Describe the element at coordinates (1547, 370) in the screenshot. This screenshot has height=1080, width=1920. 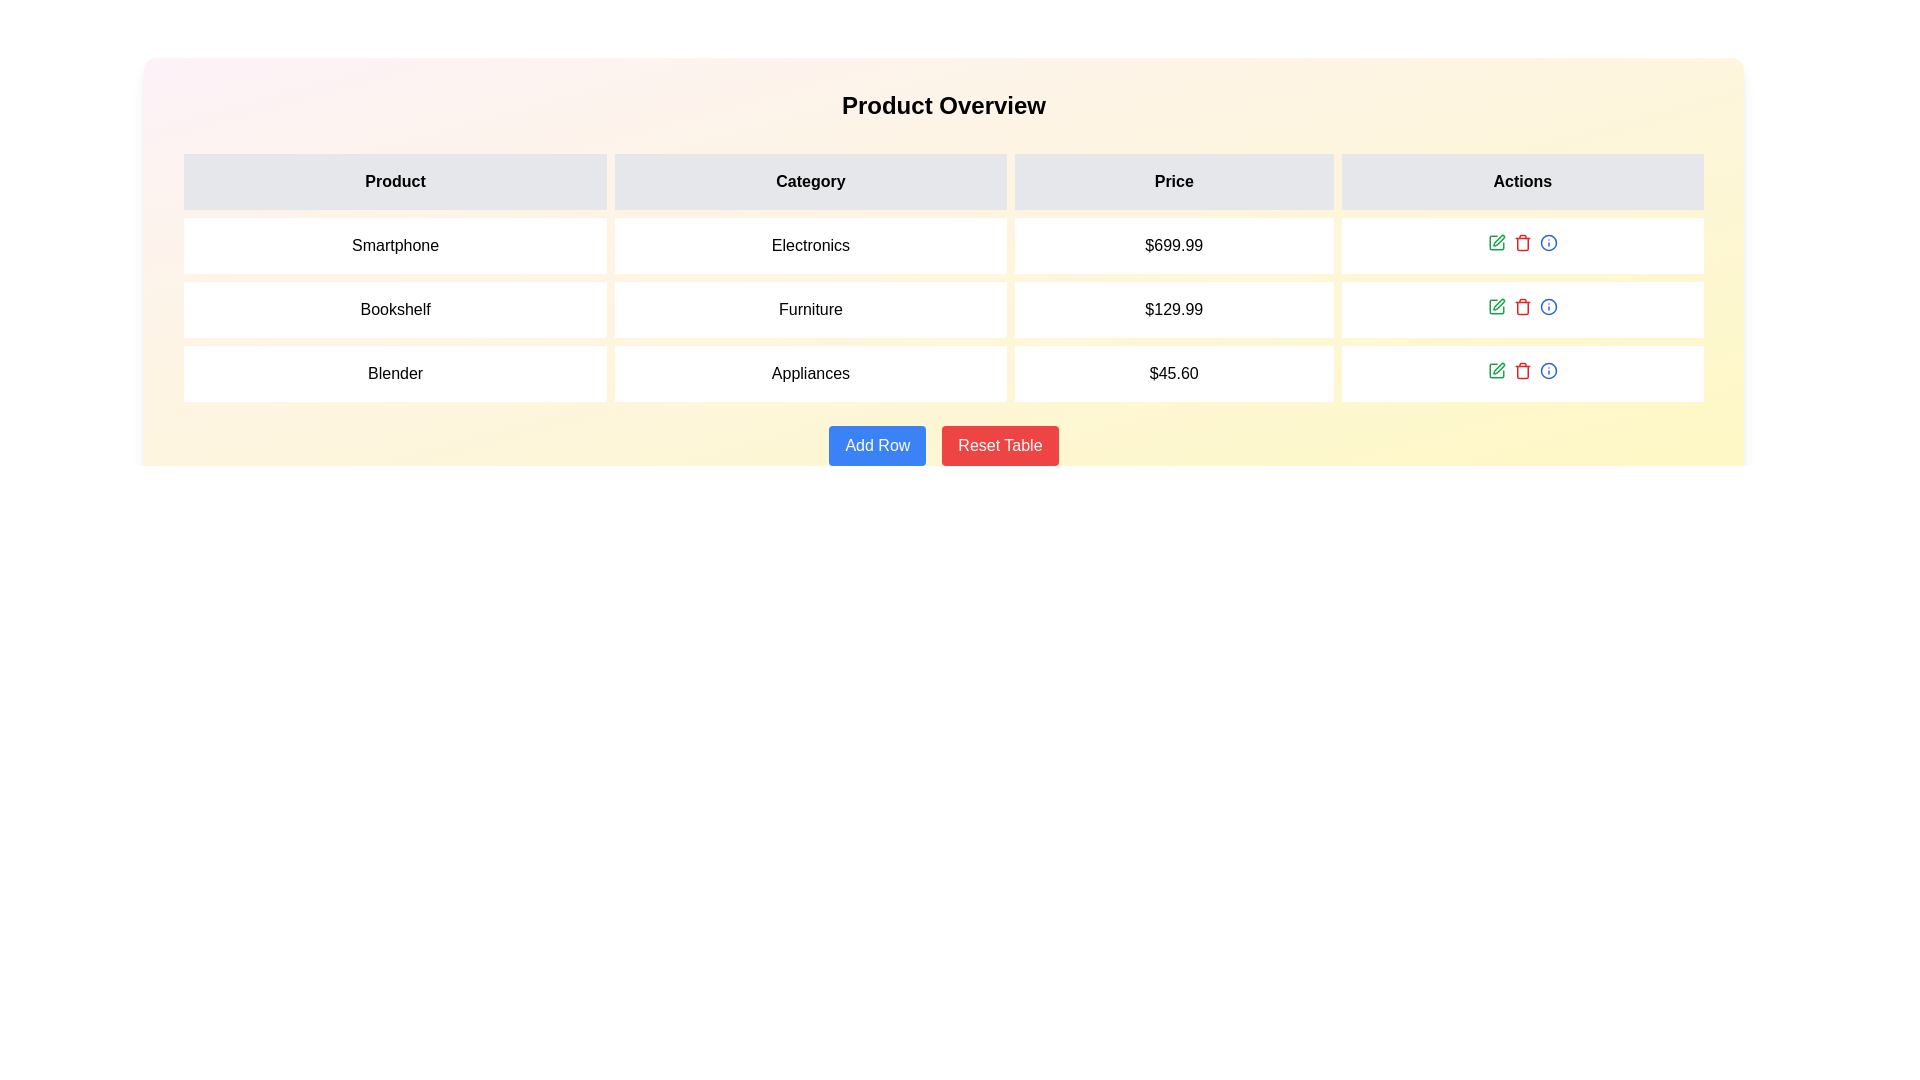
I see `the blue circular informational icon button with an 'i' symbol located in the Actions column of the third row for the Blender product to invoke its action` at that location.